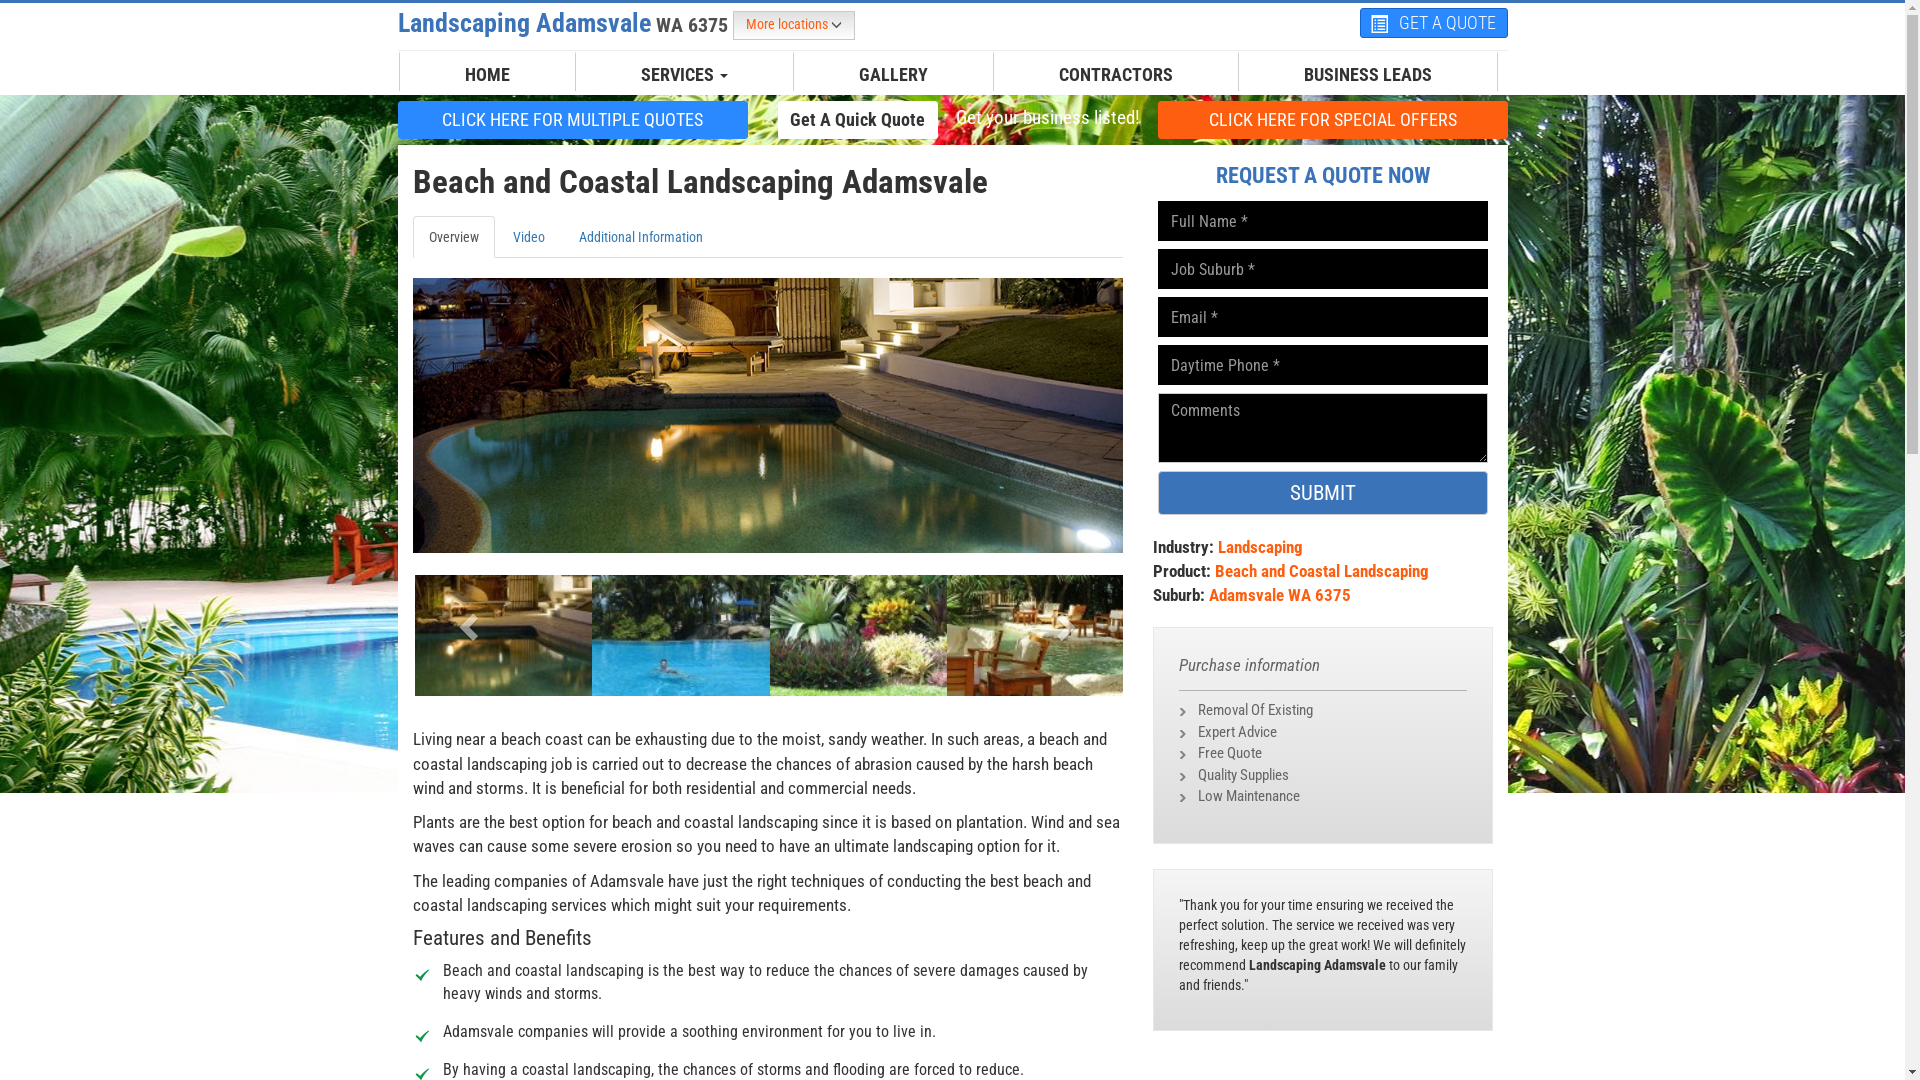 This screenshot has width=1920, height=1080. Describe the element at coordinates (638, 235) in the screenshot. I see `'Additional Information'` at that location.